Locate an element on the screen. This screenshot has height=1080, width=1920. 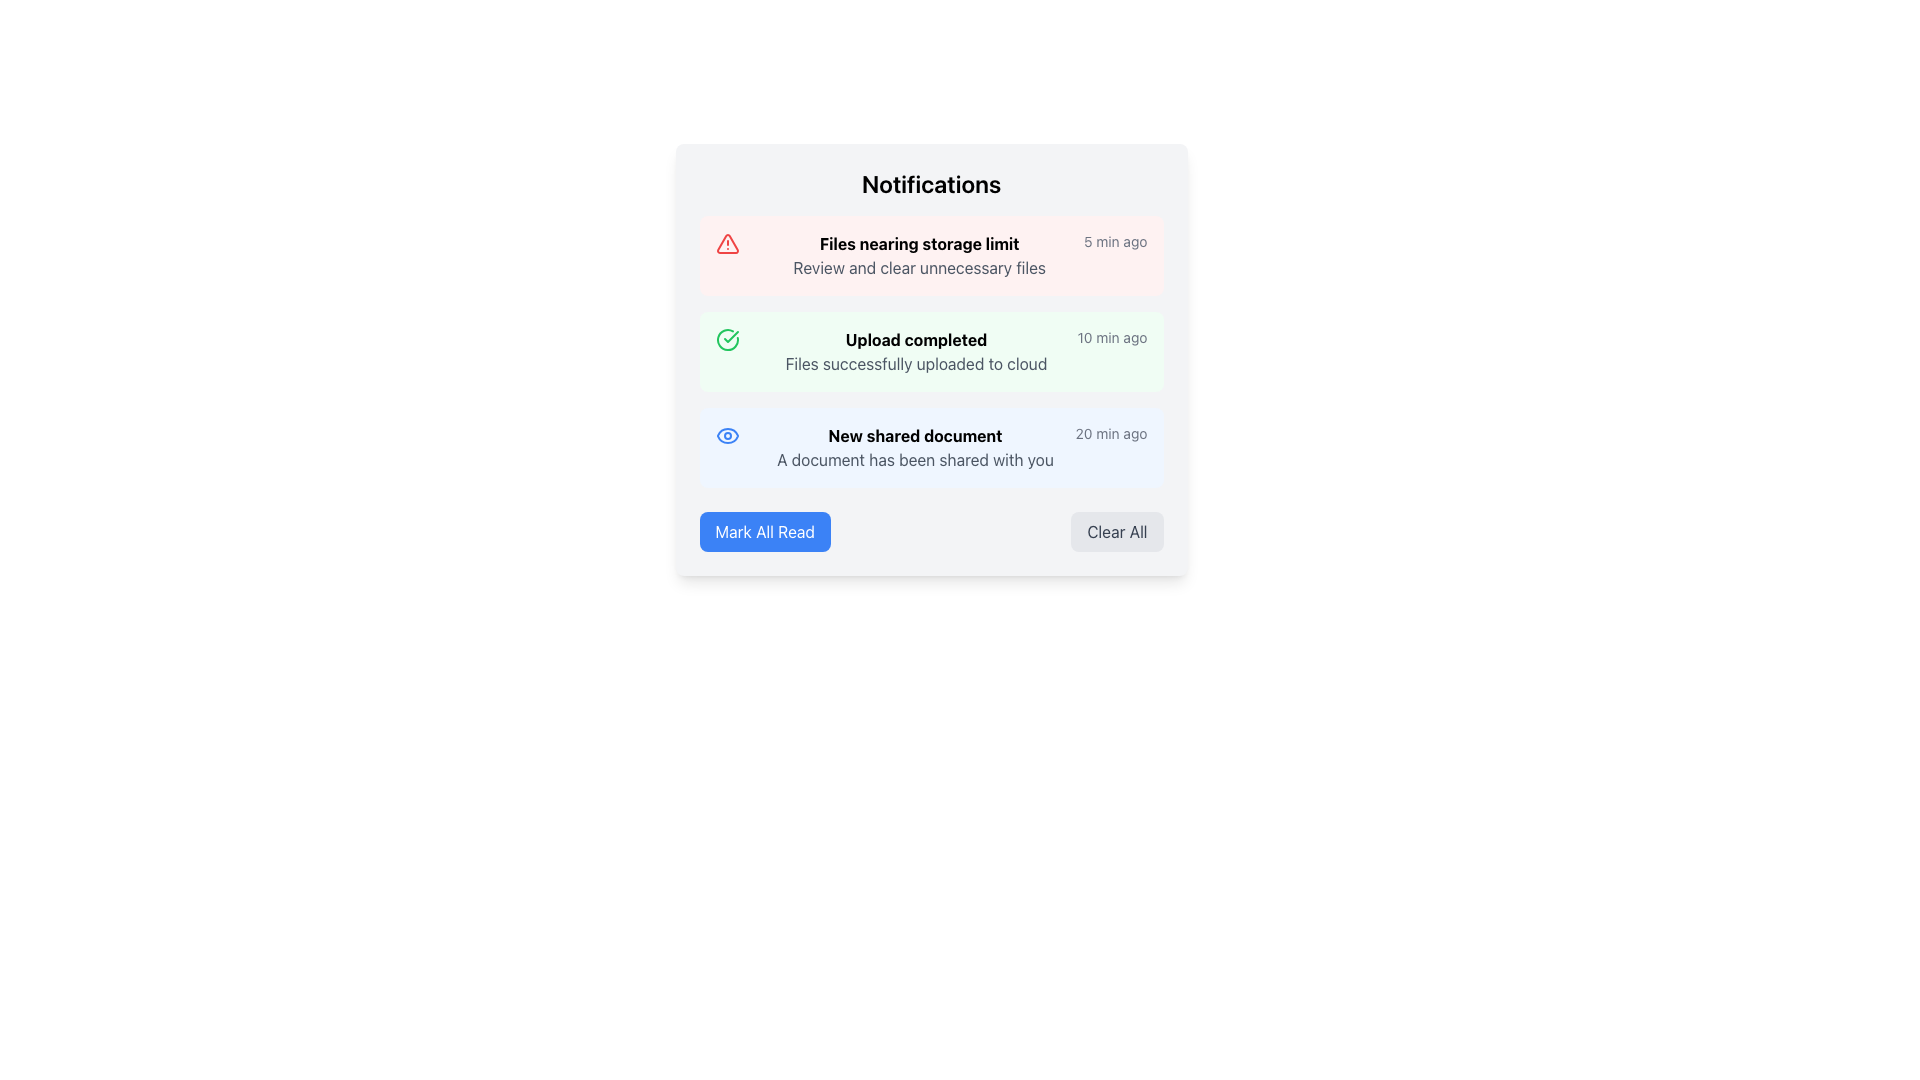
the notification element that displays 'New shared document' in bold and 'A document has been shared with you' in lighter gray text, located in the third notification section is located at coordinates (914, 446).